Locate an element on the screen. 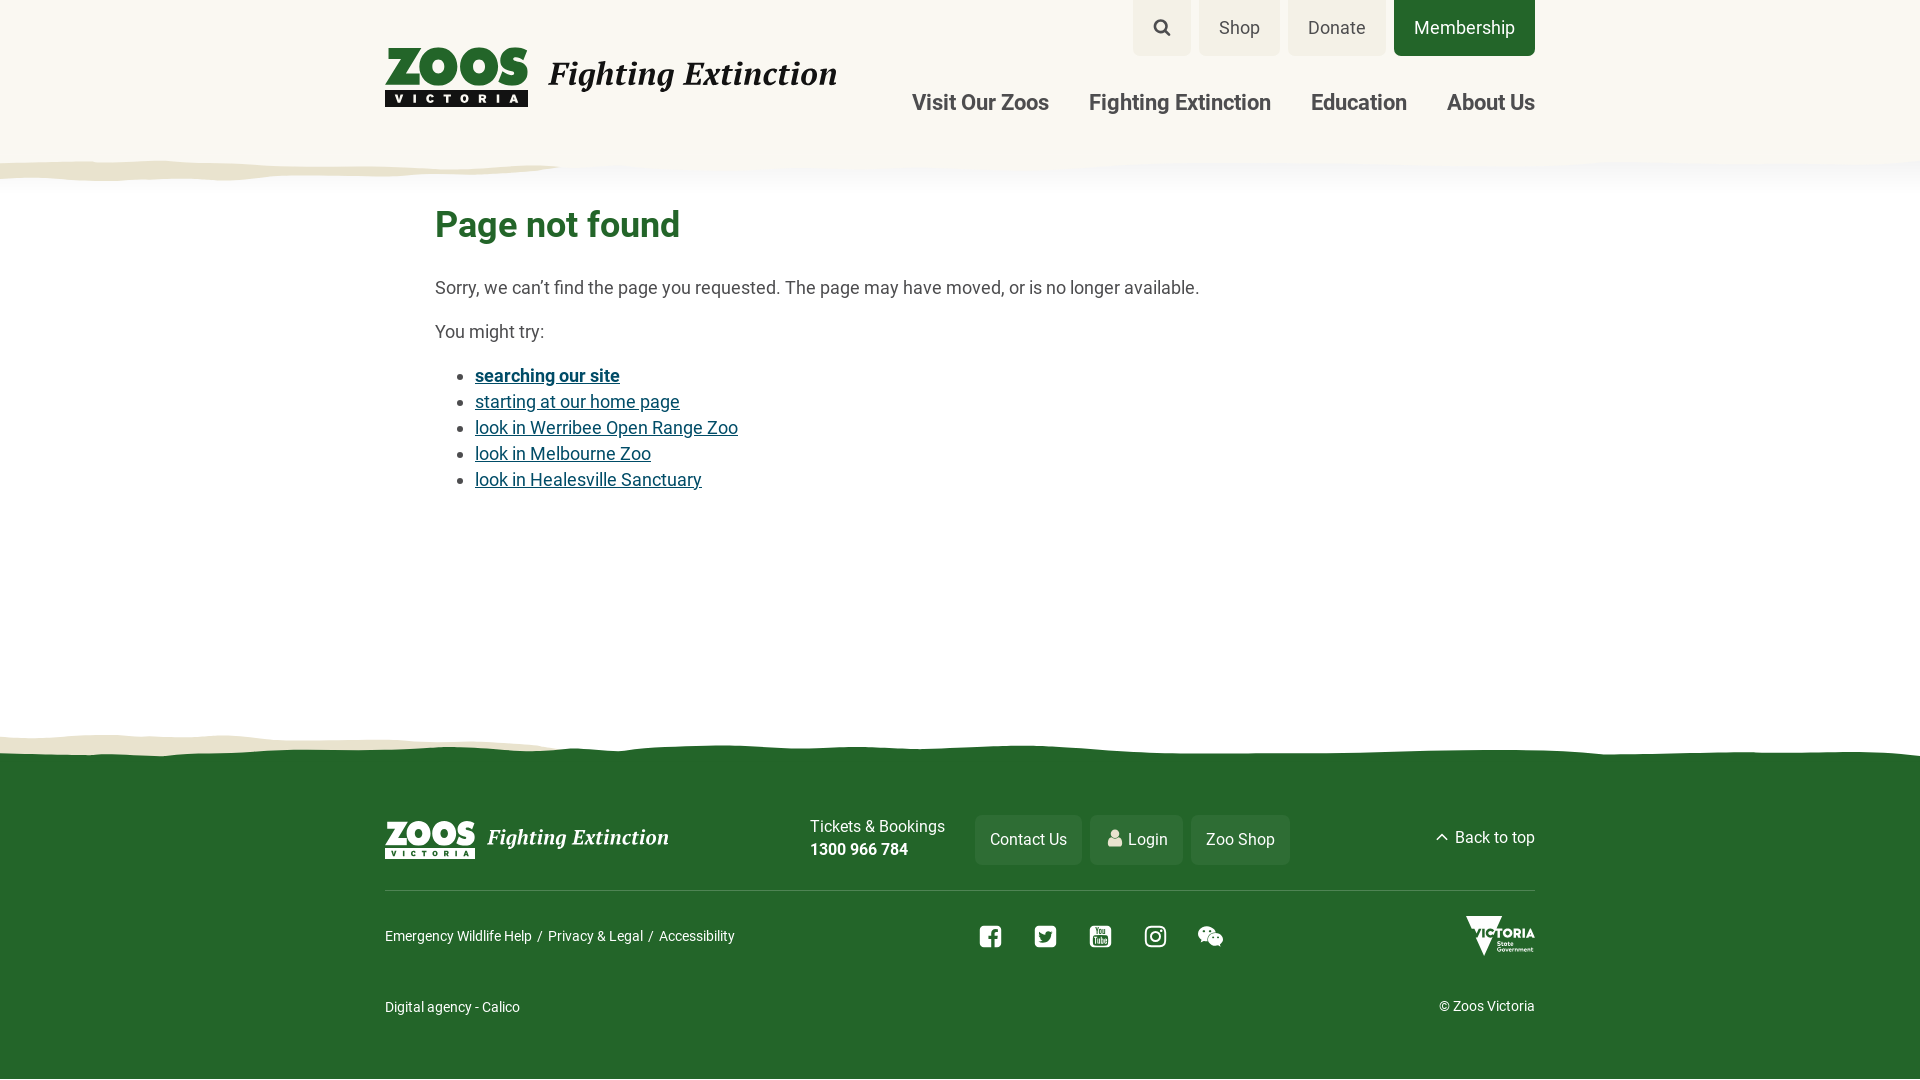  'Privacy & Legal' is located at coordinates (594, 936).